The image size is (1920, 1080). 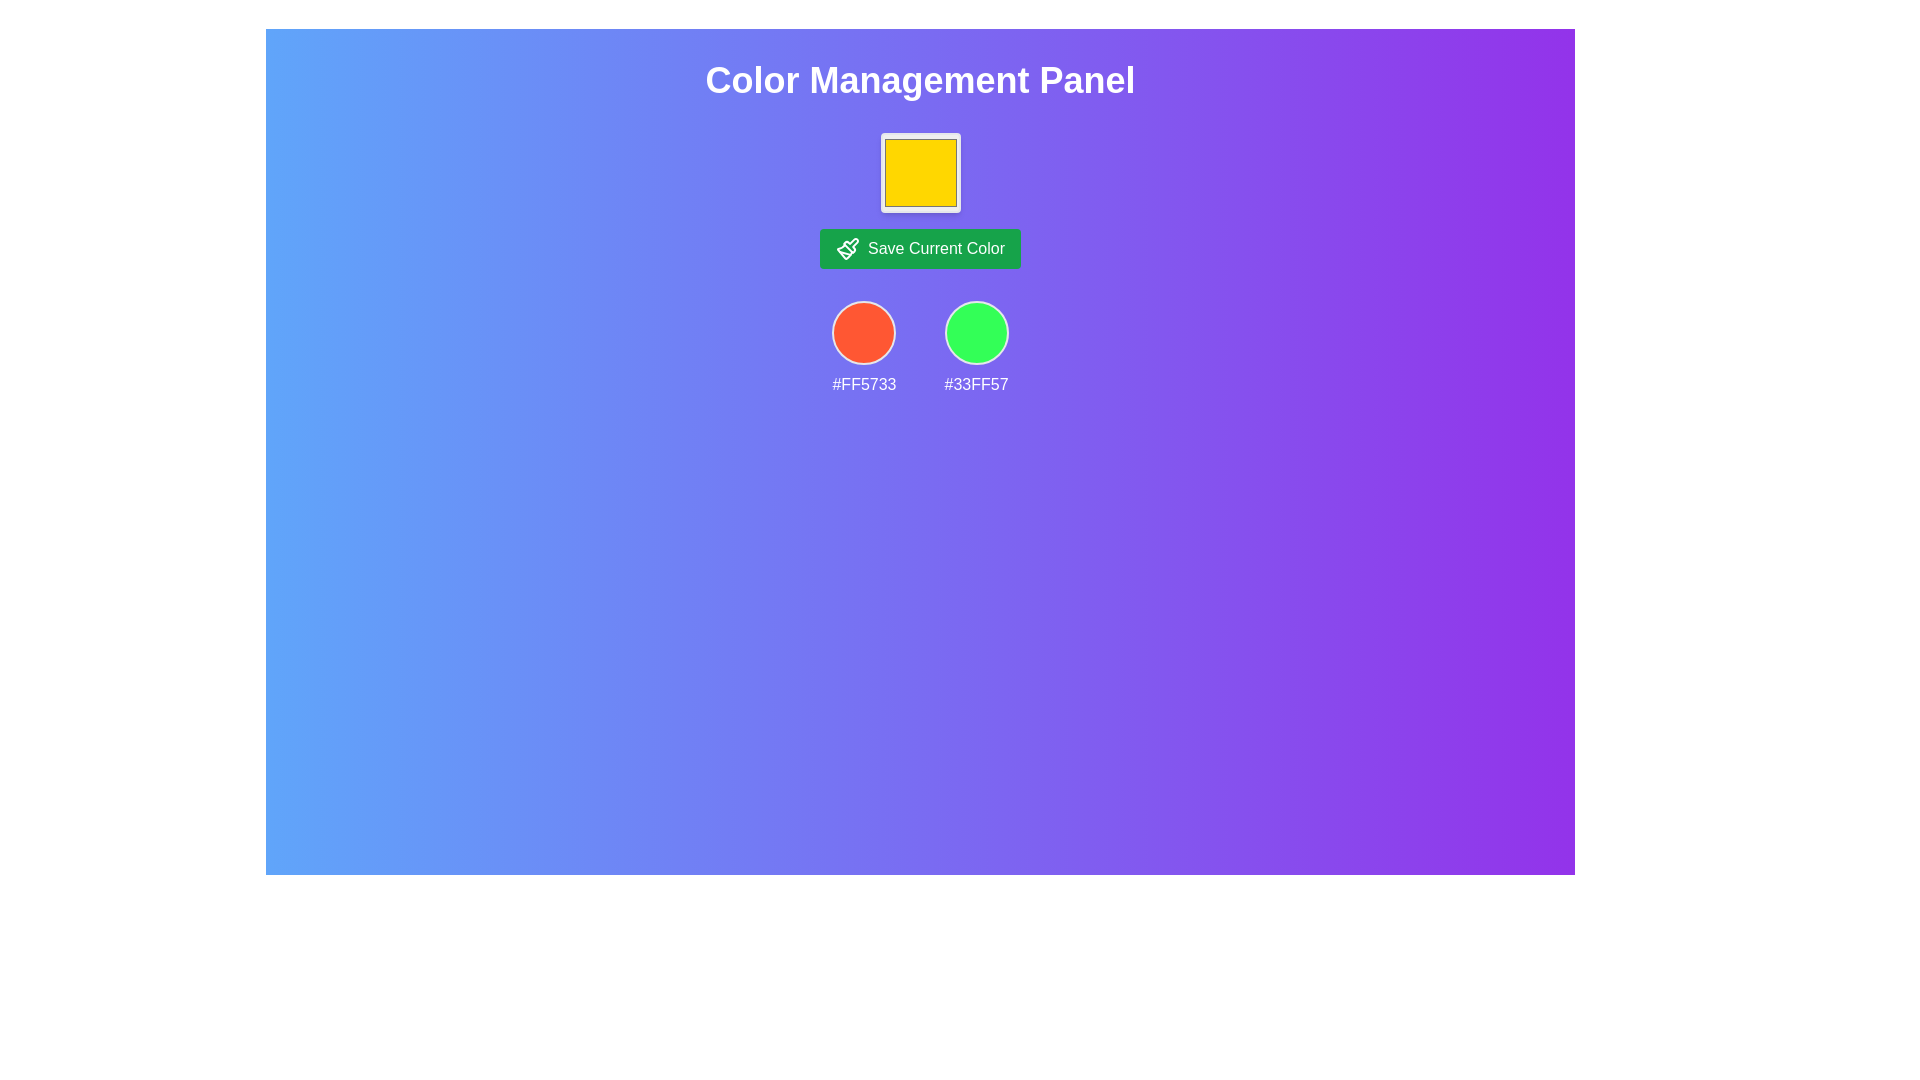 What do you see at coordinates (848, 248) in the screenshot?
I see `the paintbrush icon within the 'Save Current Color' button, which is depicted with white lines on a green background` at bounding box center [848, 248].